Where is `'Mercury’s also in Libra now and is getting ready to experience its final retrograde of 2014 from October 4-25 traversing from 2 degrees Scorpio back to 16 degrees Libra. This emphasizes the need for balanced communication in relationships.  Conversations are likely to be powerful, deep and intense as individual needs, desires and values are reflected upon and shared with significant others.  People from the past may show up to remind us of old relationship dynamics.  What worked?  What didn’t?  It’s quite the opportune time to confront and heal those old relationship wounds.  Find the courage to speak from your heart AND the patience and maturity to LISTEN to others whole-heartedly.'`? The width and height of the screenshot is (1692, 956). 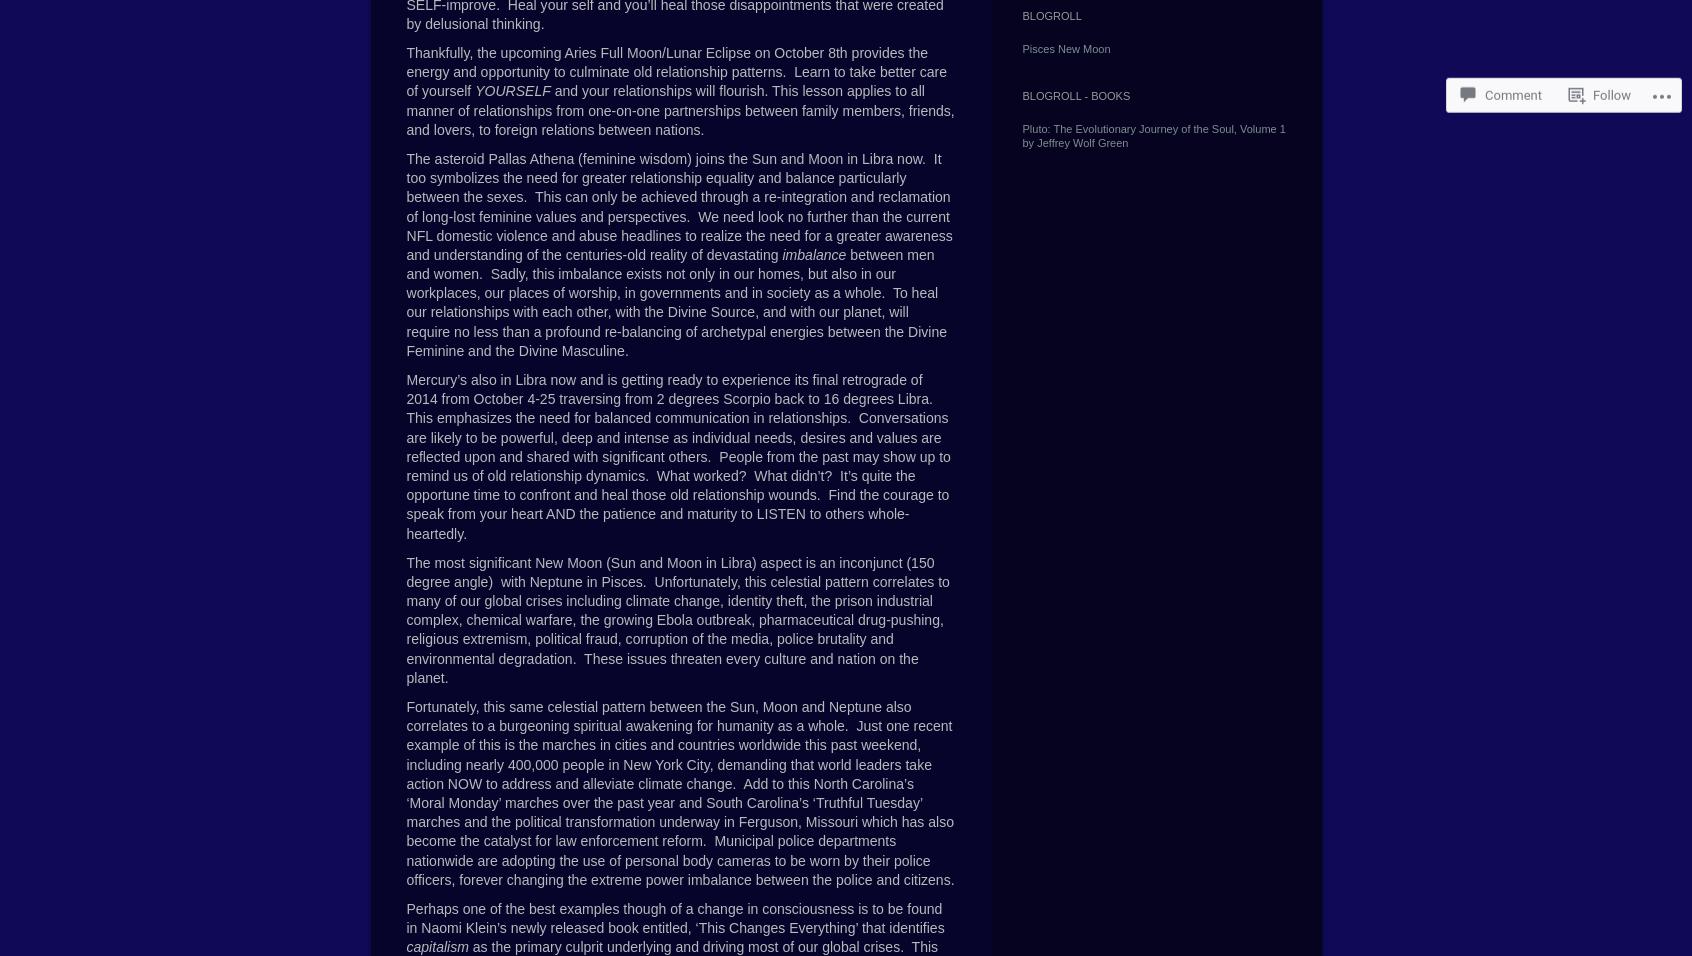 'Mercury’s also in Libra now and is getting ready to experience its final retrograde of 2014 from October 4-25 traversing from 2 degrees Scorpio back to 16 degrees Libra. This emphasizes the need for balanced communication in relationships.  Conversations are likely to be powerful, deep and intense as individual needs, desires and values are reflected upon and shared with significant others.  People from the past may show up to remind us of old relationship dynamics.  What worked?  What didn’t?  It’s quite the opportune time to confront and heal those old relationship wounds.  Find the courage to speak from your heart AND the patience and maturity to LISTEN to others whole-heartedly.' is located at coordinates (677, 456).